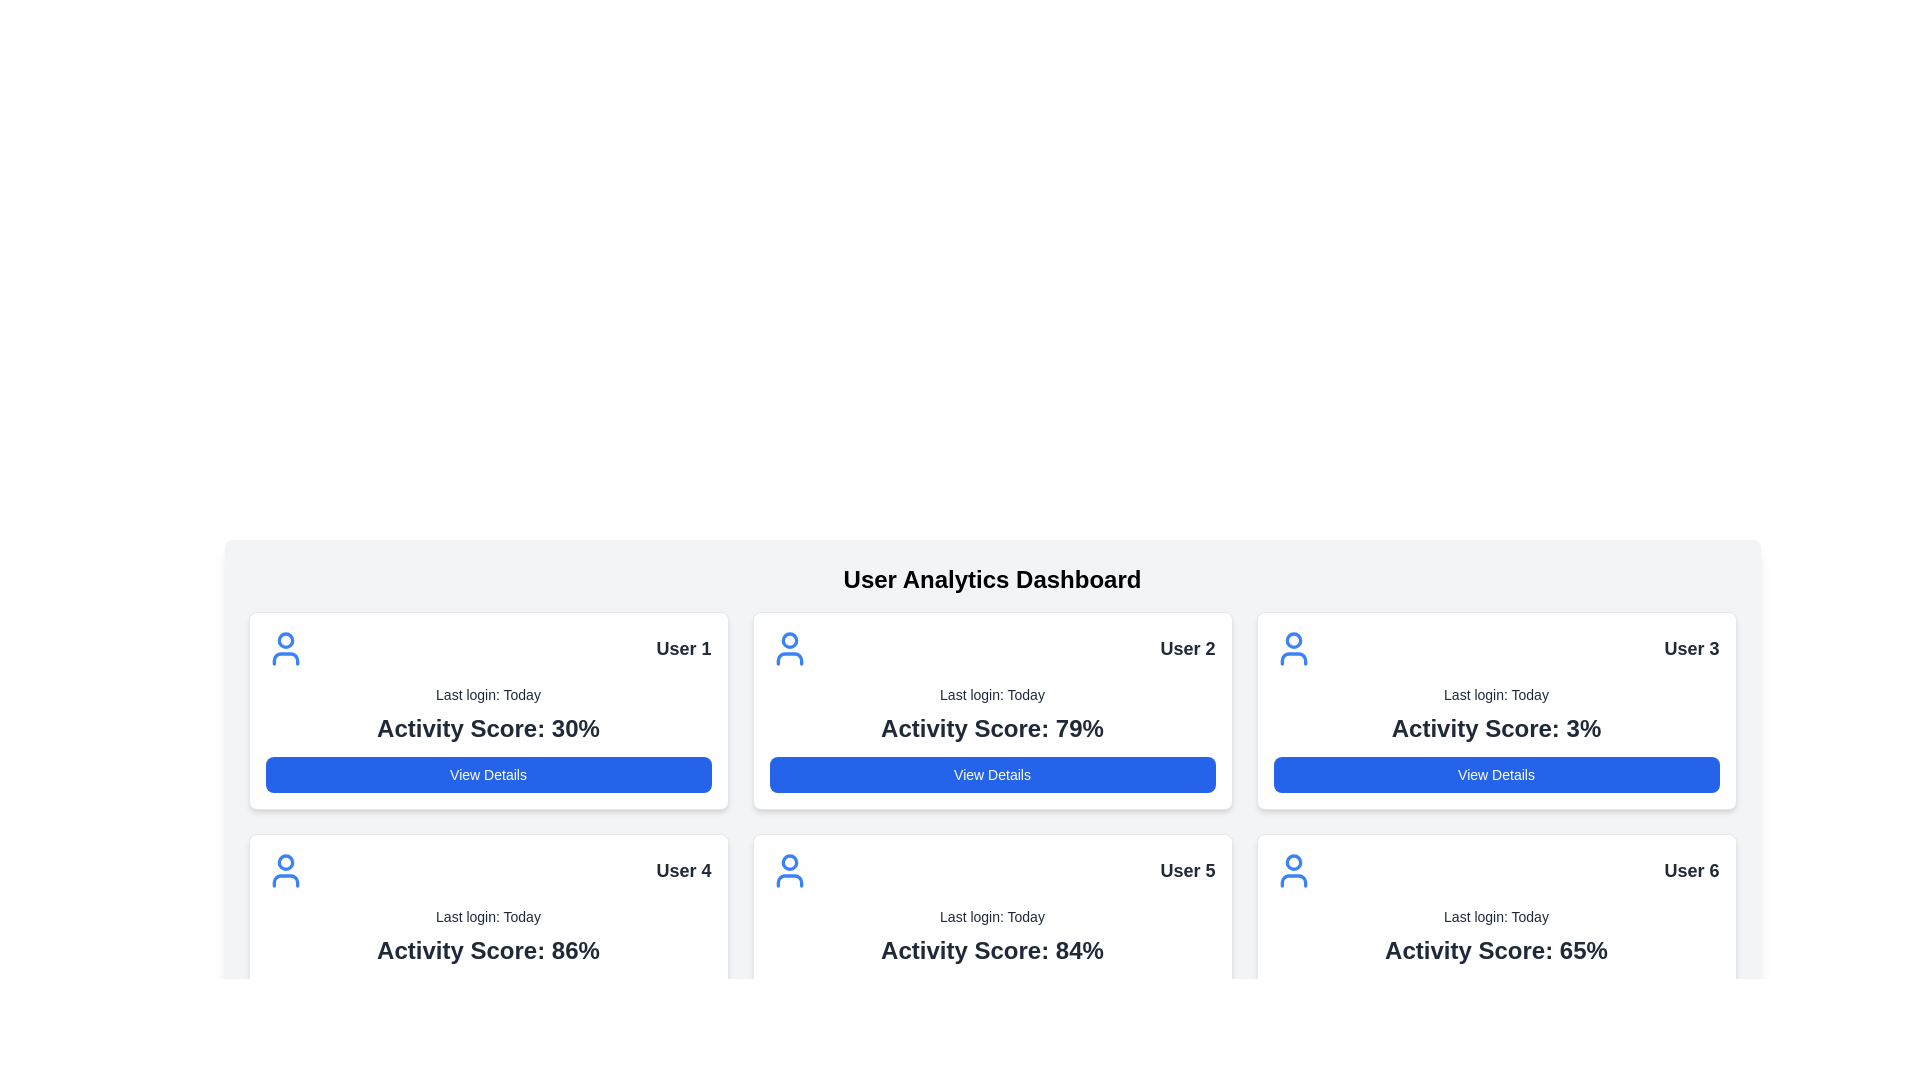  What do you see at coordinates (788, 659) in the screenshot?
I see `the user profile icon located beneath the circular head element in the user card labeled 'User 2' on the dashboard interface` at bounding box center [788, 659].